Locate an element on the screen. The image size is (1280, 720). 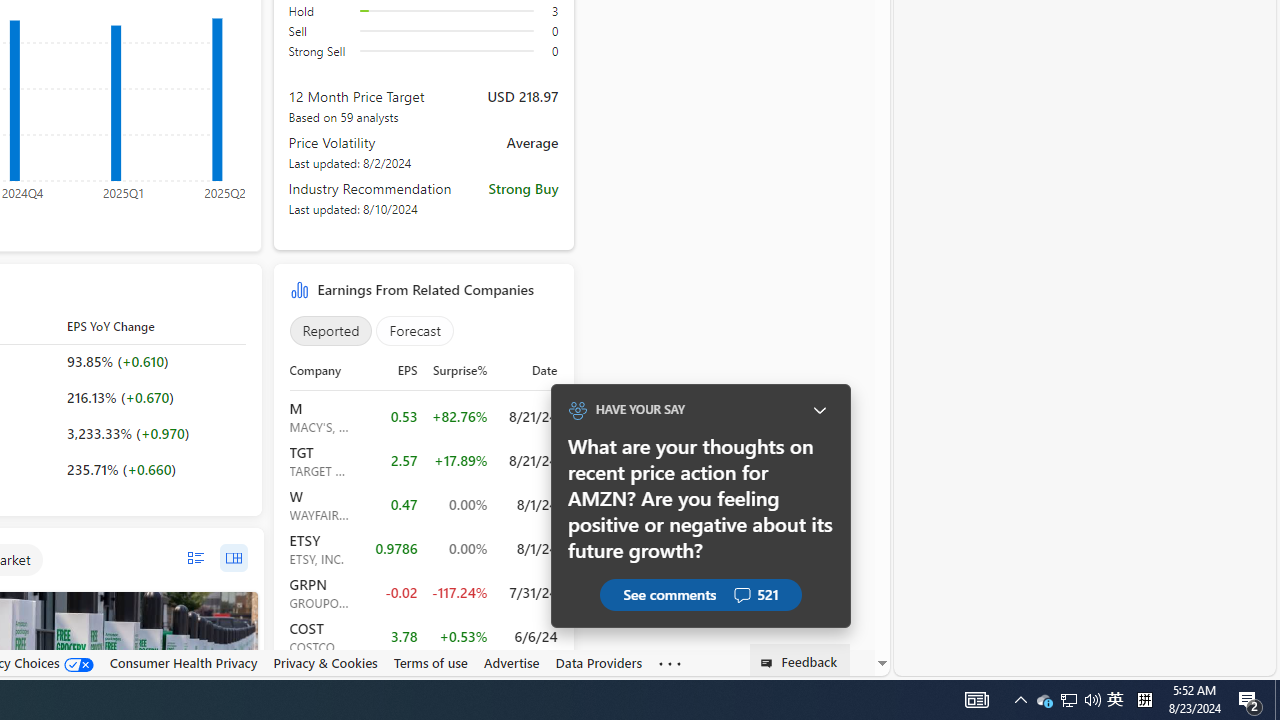
'Privacy & Cookies' is located at coordinates (325, 662).